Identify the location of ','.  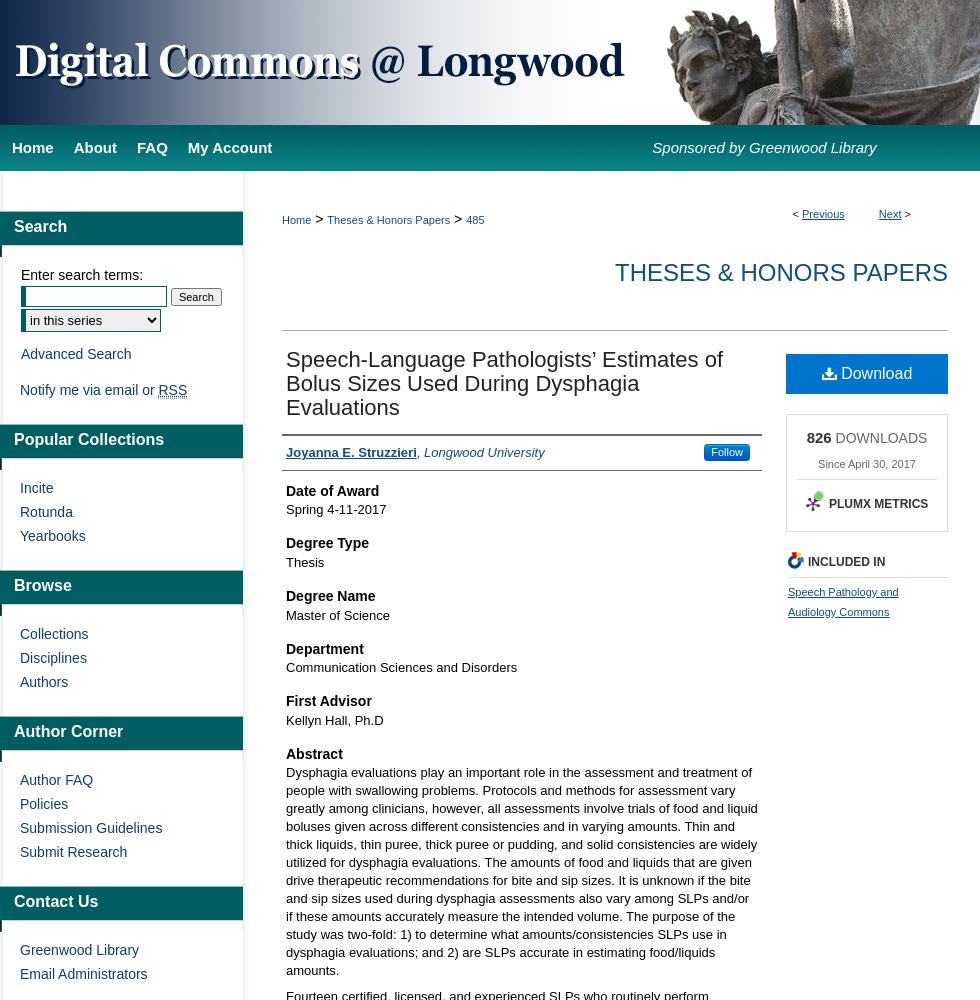
(420, 450).